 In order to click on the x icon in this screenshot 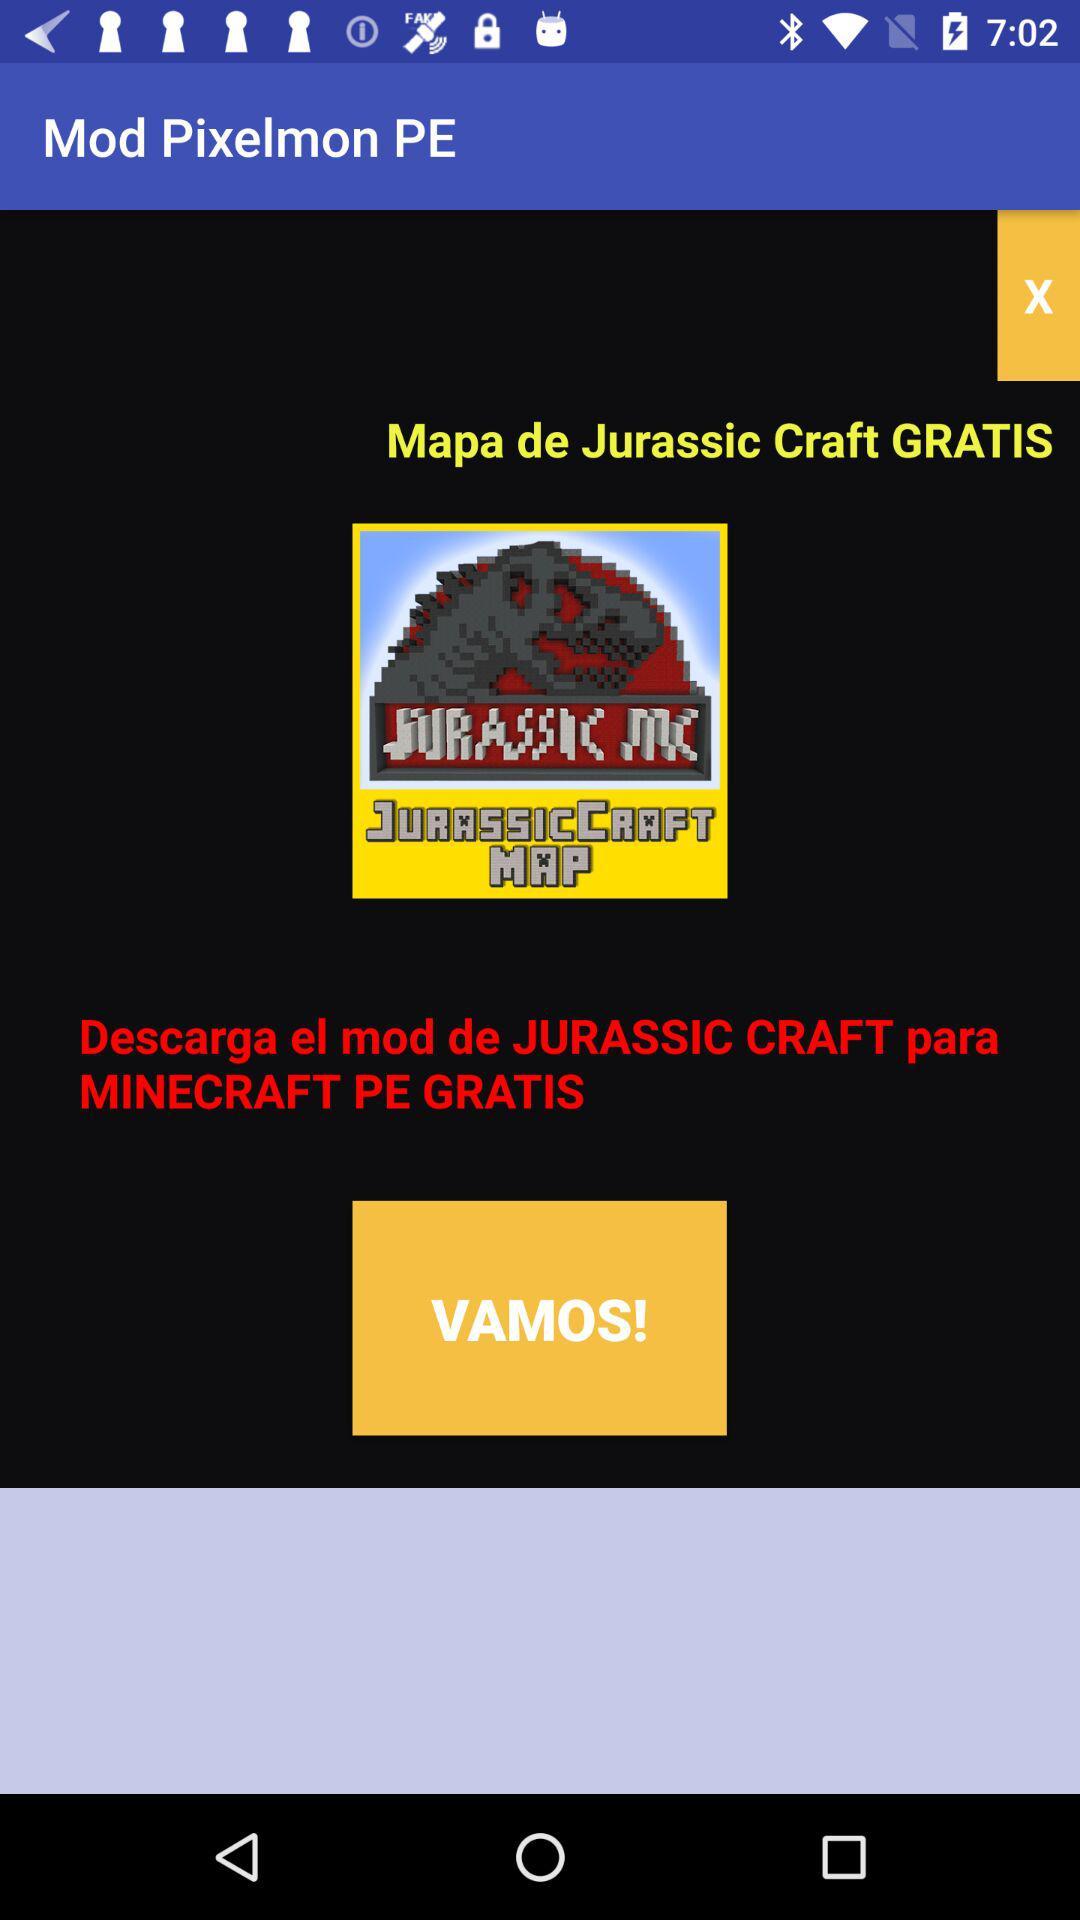, I will do `click(1037, 294)`.